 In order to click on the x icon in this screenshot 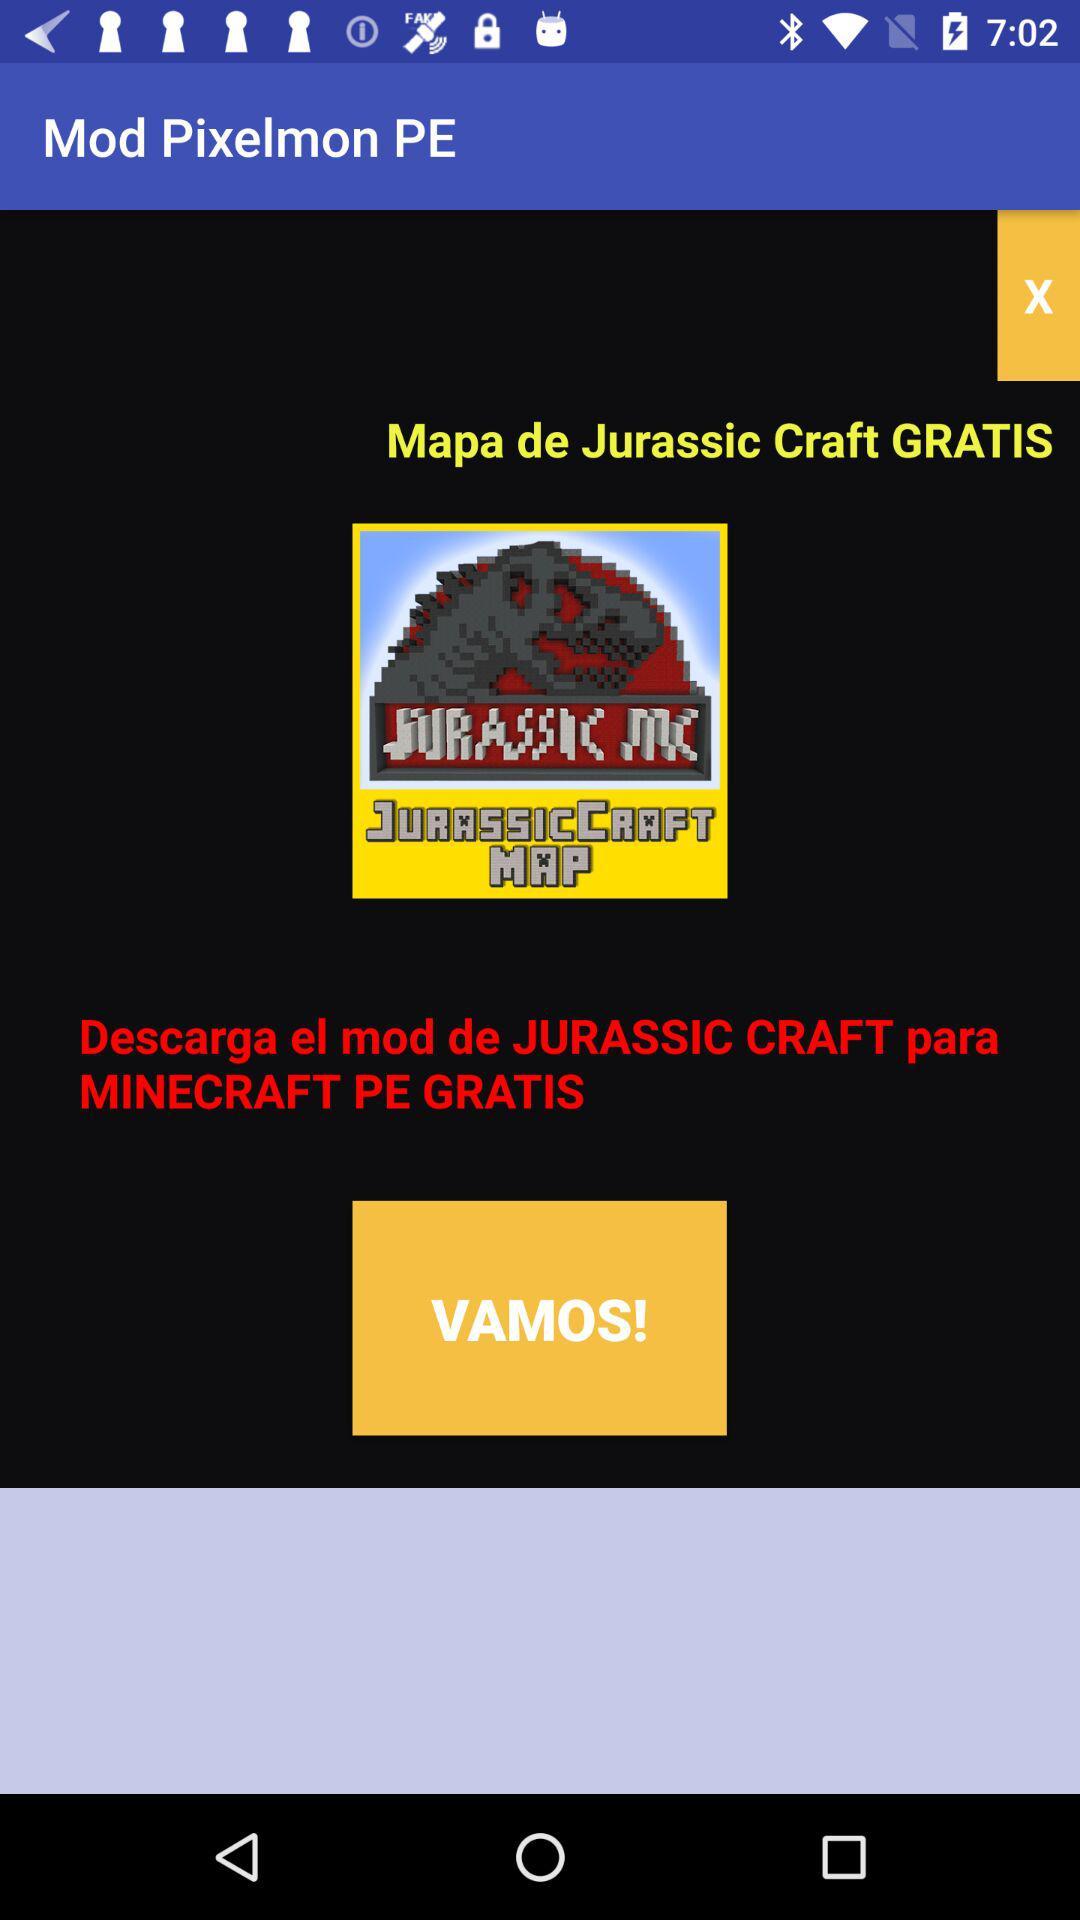, I will do `click(1037, 294)`.